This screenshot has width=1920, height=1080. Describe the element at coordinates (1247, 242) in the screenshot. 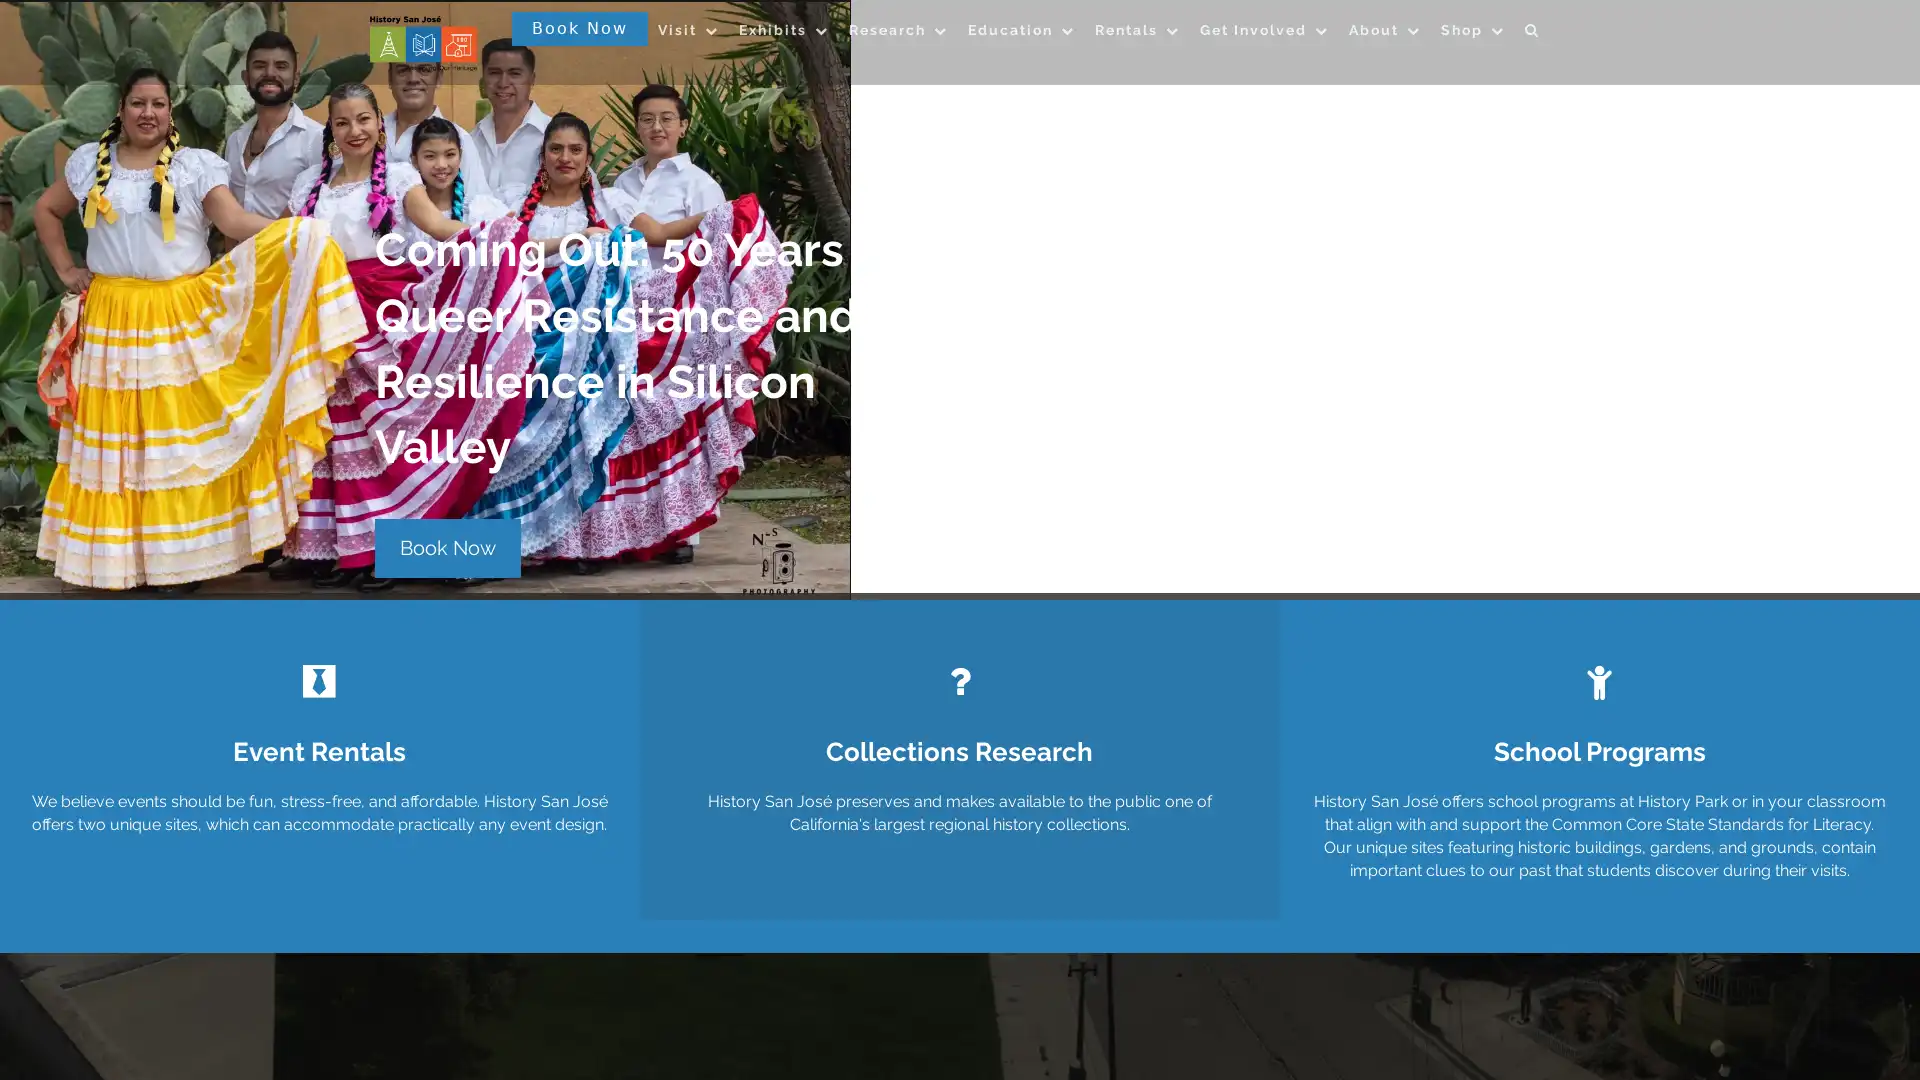

I see `Close` at that location.